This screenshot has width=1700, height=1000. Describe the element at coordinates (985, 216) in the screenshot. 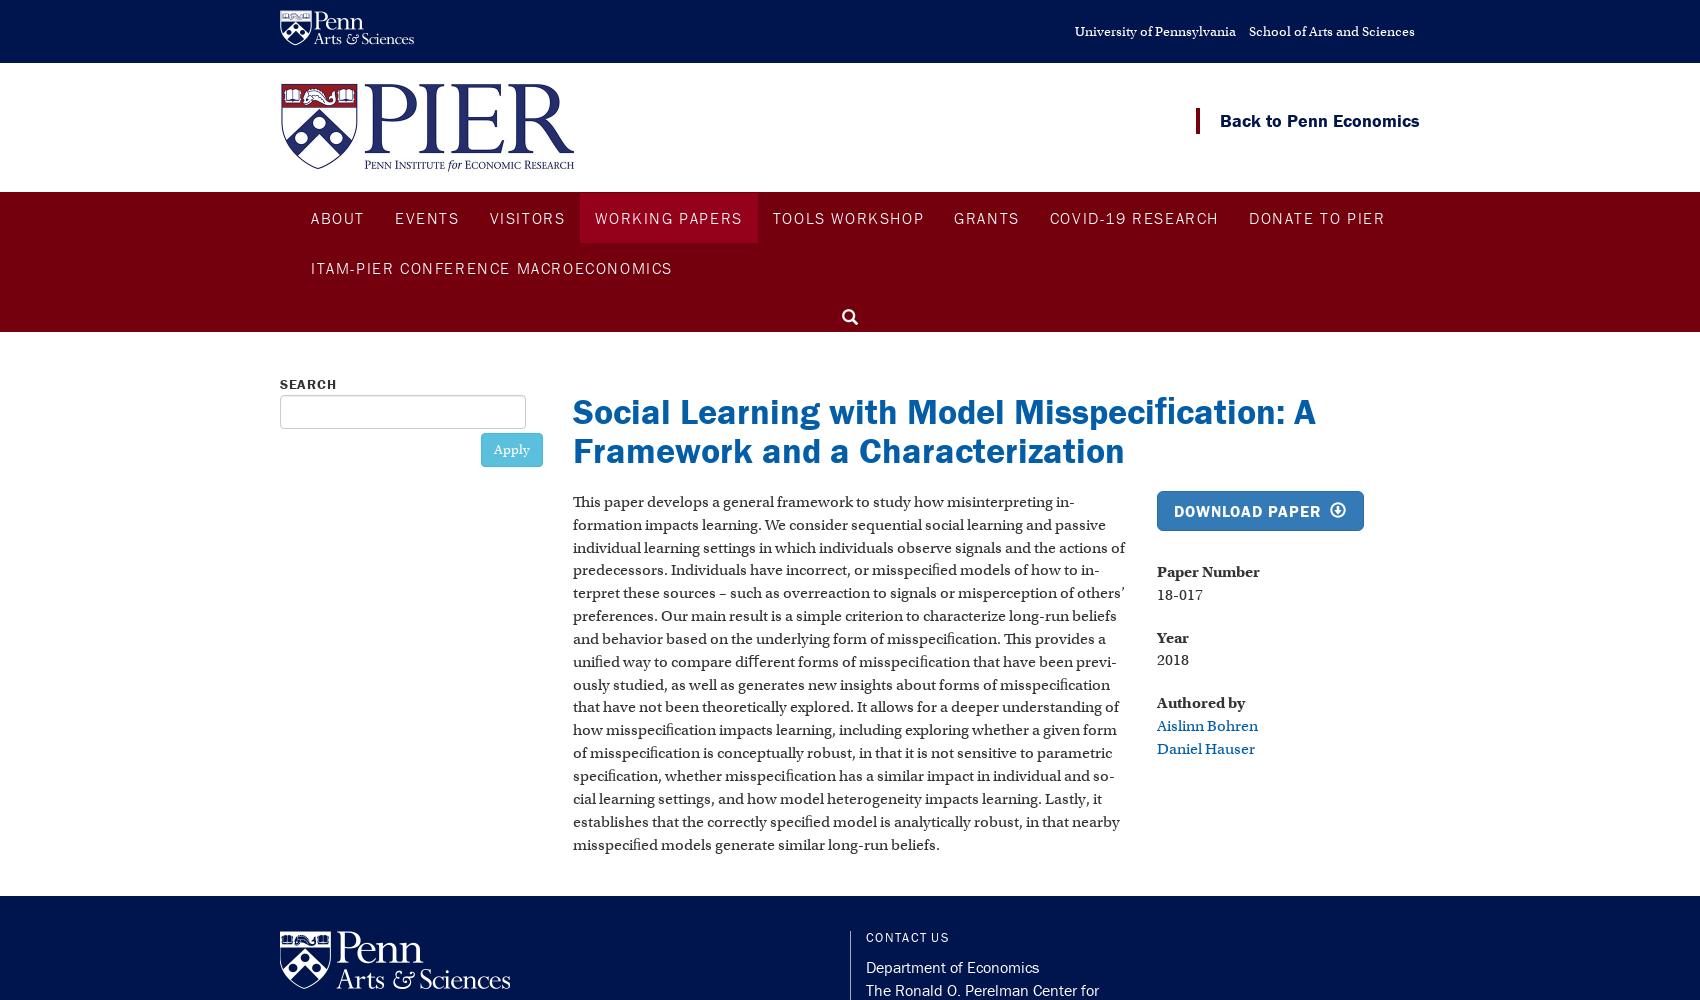

I see `'Grants'` at that location.